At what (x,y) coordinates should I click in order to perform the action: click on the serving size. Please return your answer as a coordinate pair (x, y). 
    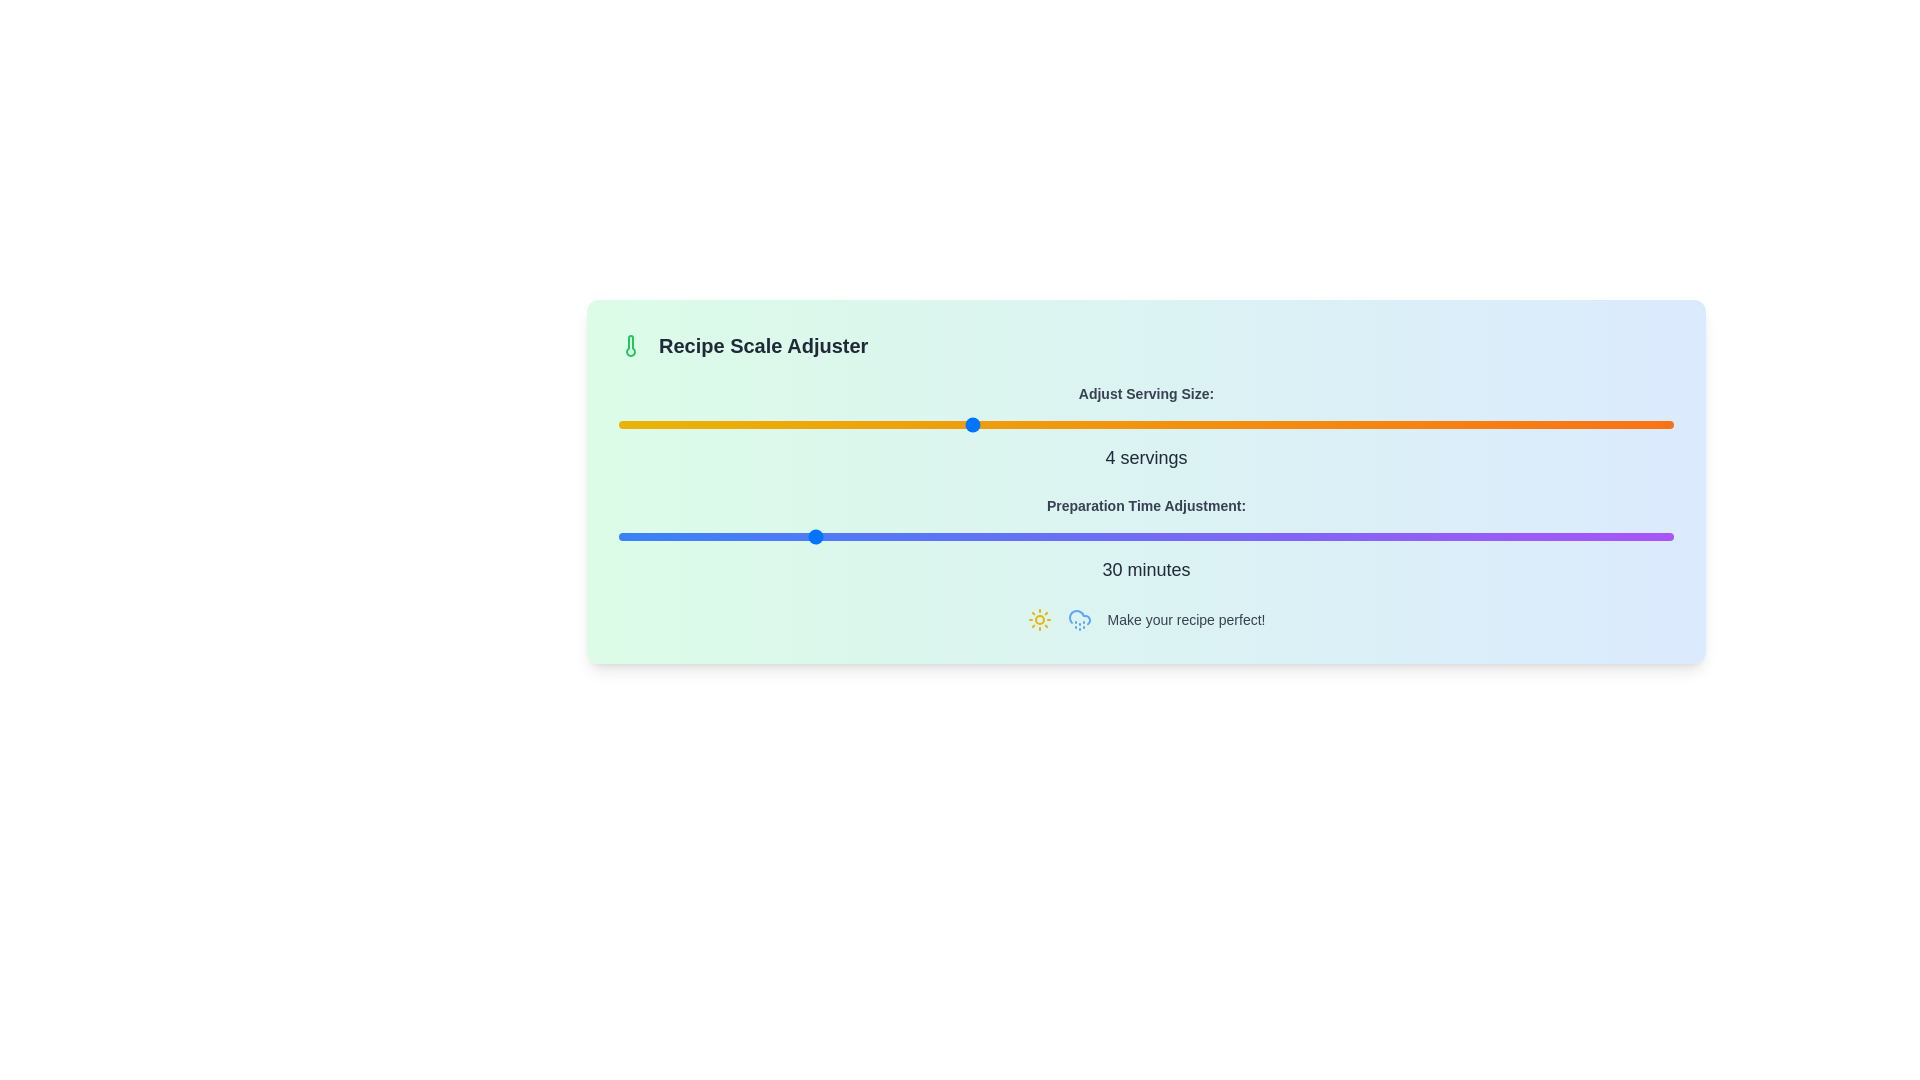
    Looking at the image, I should click on (1086, 423).